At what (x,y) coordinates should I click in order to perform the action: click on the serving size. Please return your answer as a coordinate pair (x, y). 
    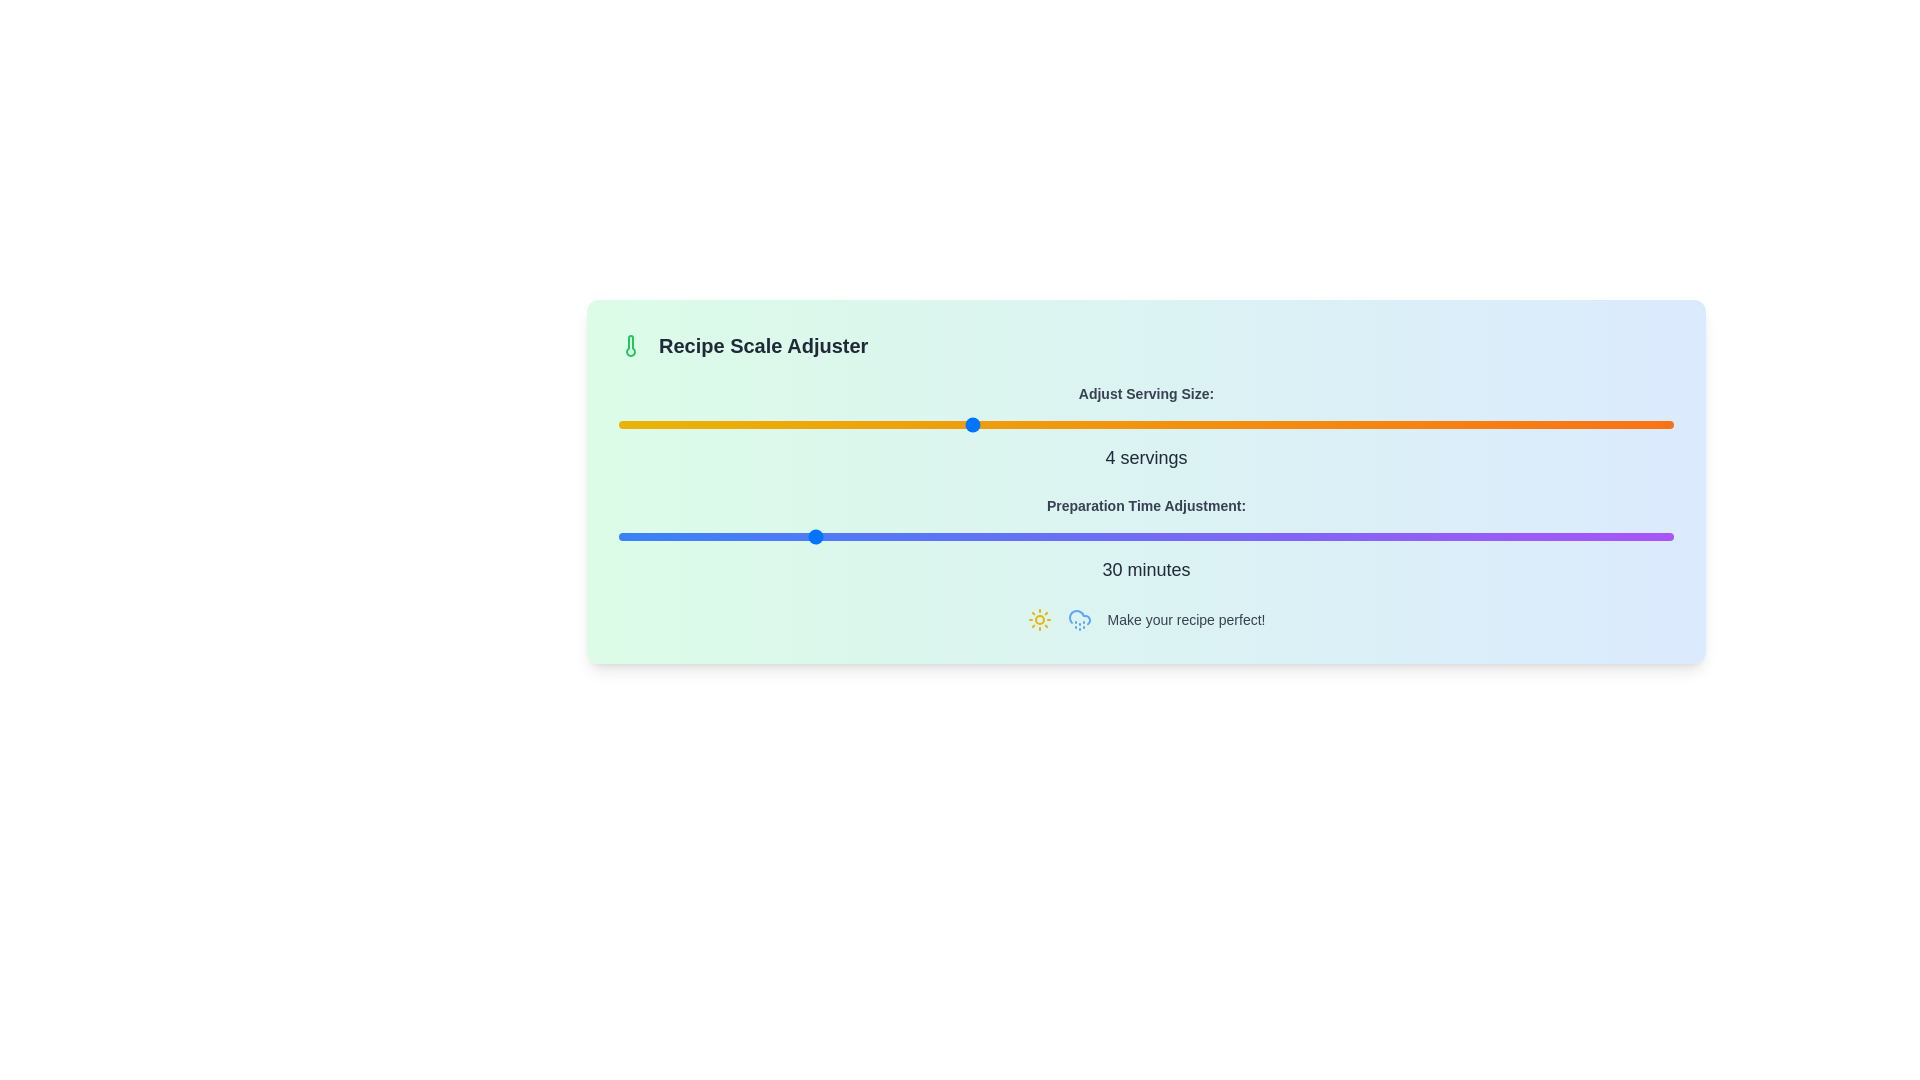
    Looking at the image, I should click on (1086, 423).